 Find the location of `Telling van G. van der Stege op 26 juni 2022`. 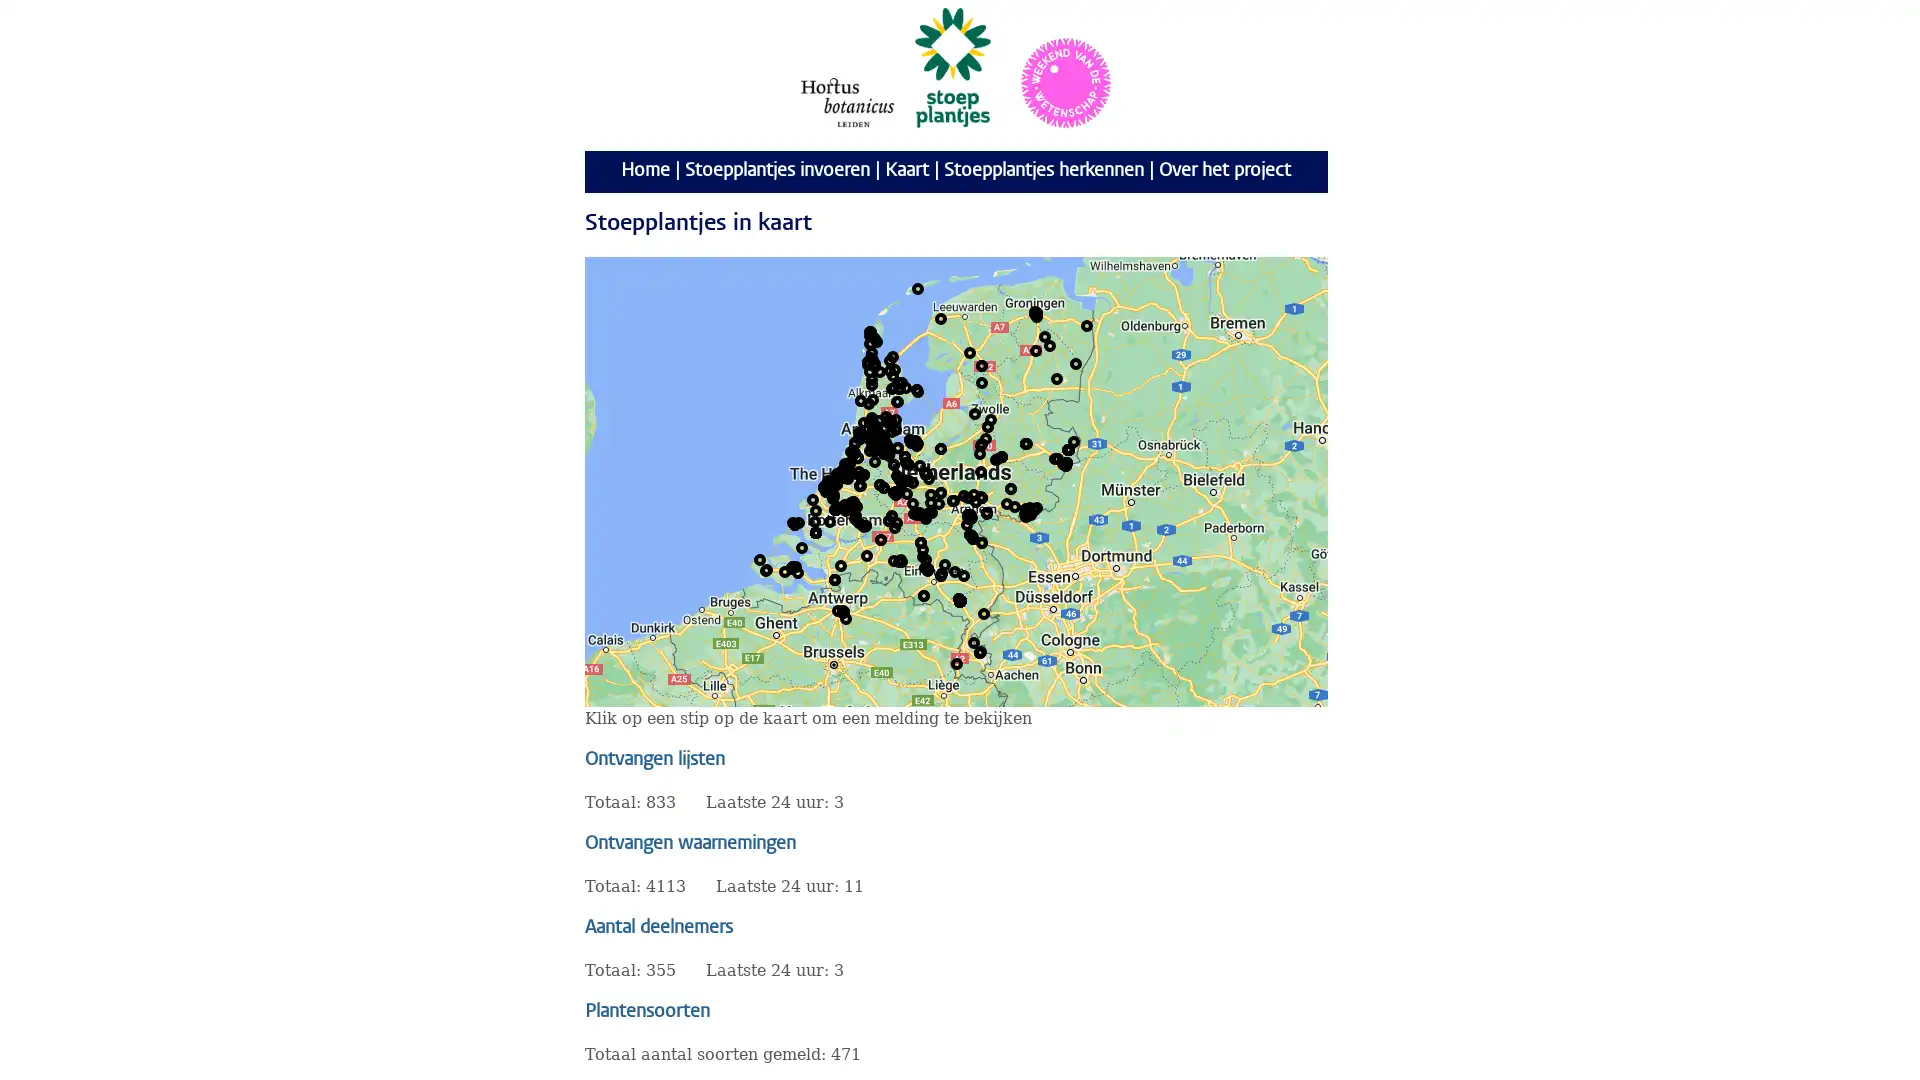

Telling van G. van der Stege op 26 juni 2022 is located at coordinates (1036, 315).